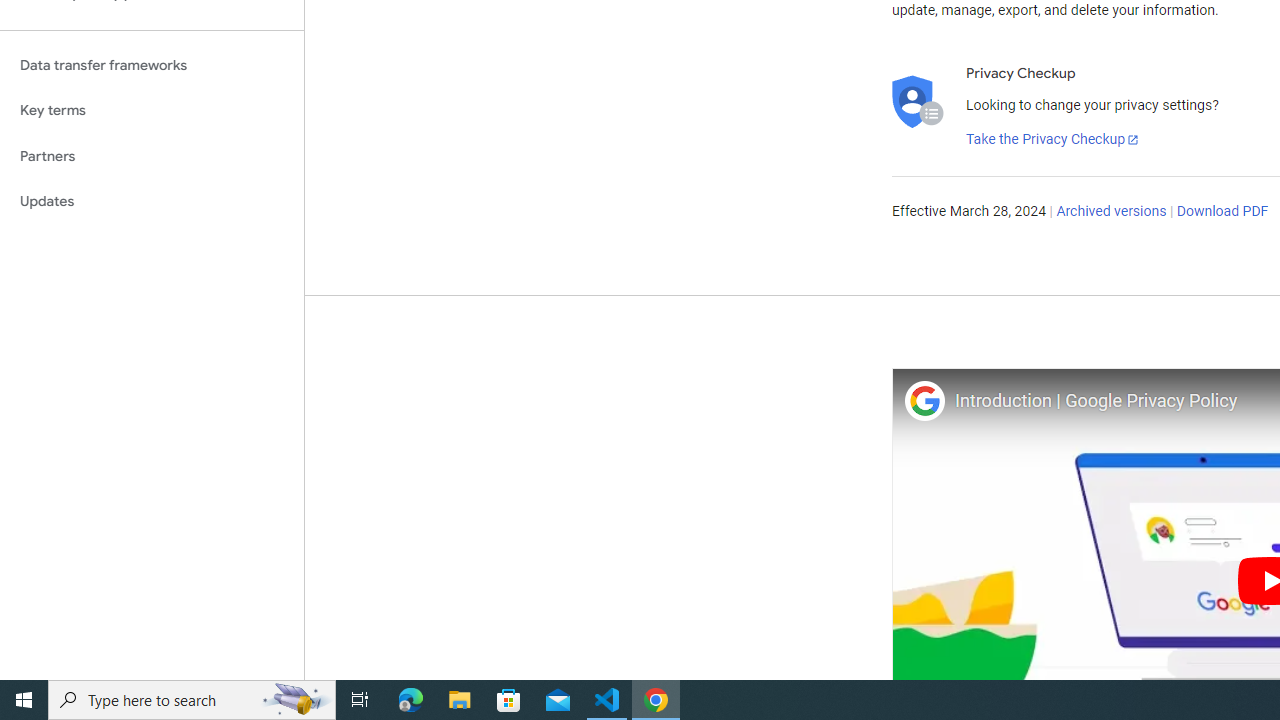  I want to click on 'Key terms', so click(151, 110).